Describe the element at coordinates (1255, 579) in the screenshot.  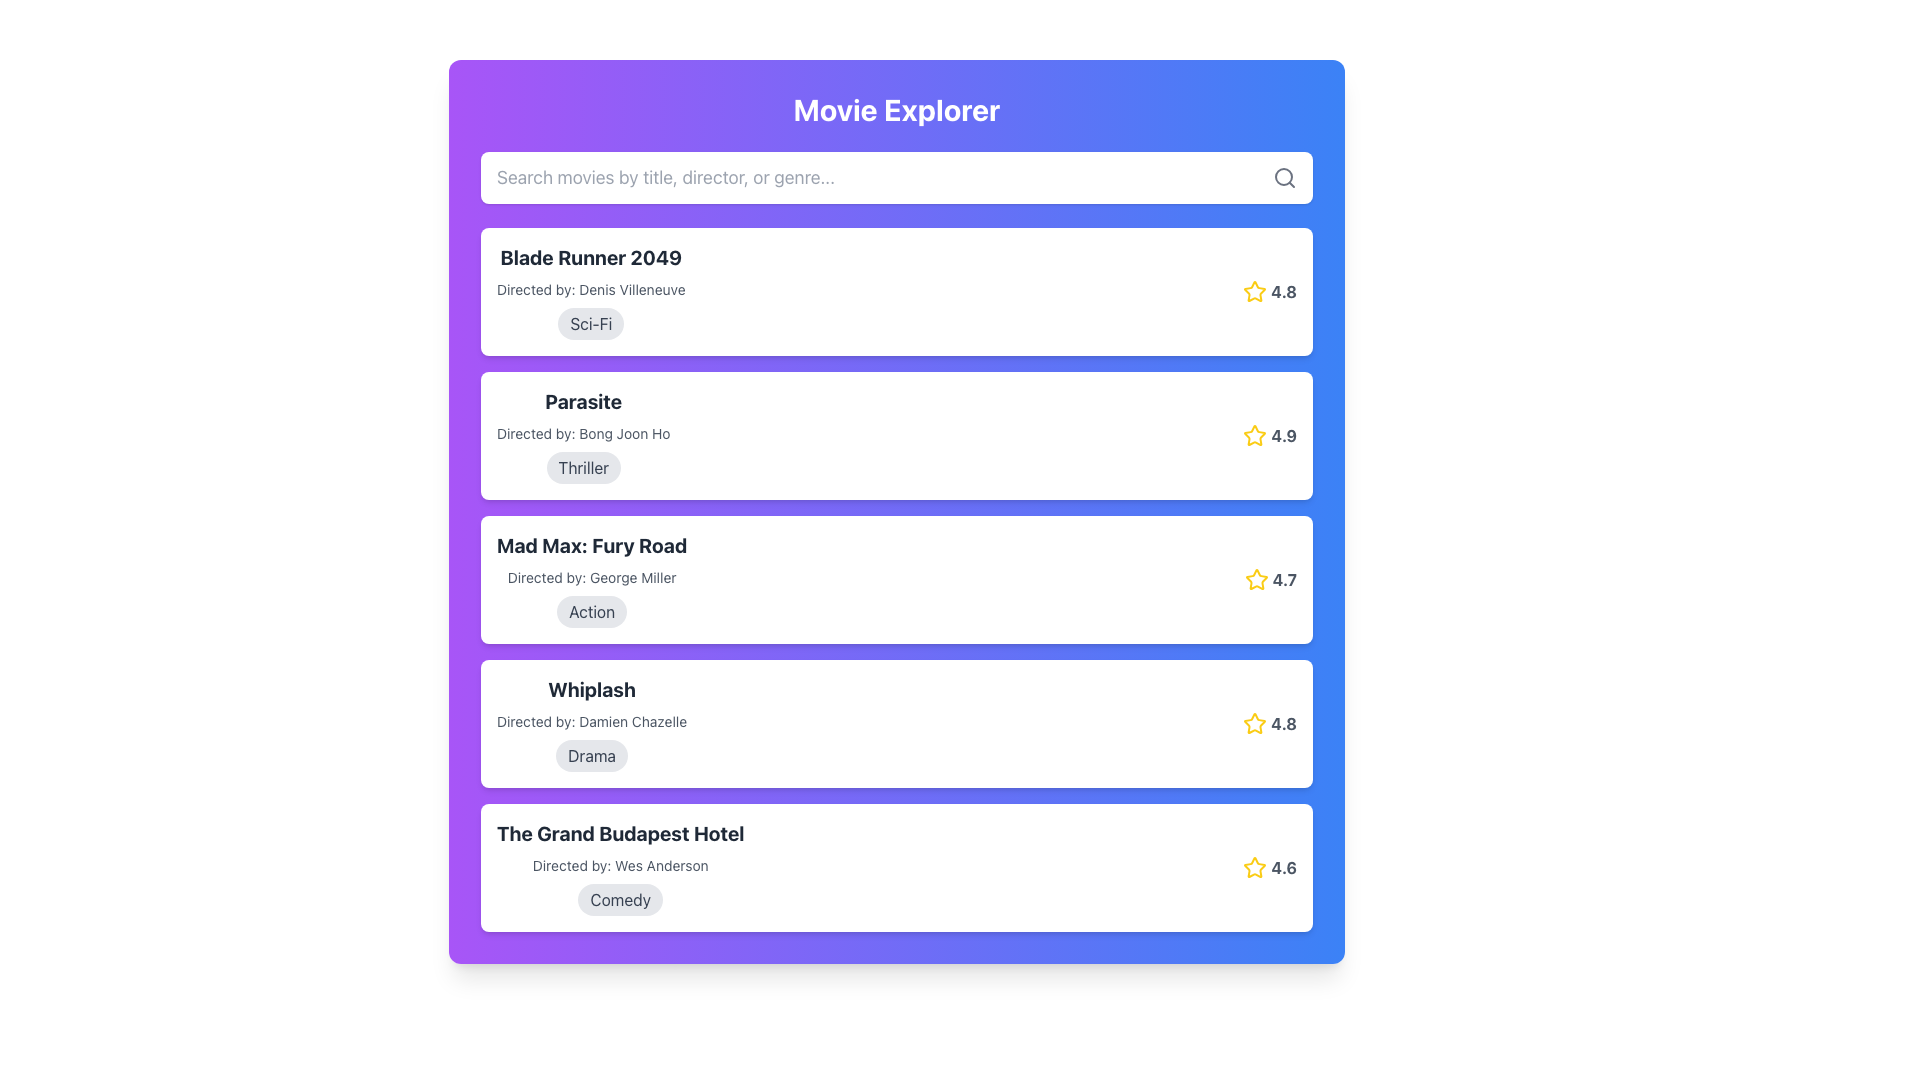
I see `the leftmost rating star icon that visually indicates a filled or selected state, located adjacent to the text '4.7'` at that location.